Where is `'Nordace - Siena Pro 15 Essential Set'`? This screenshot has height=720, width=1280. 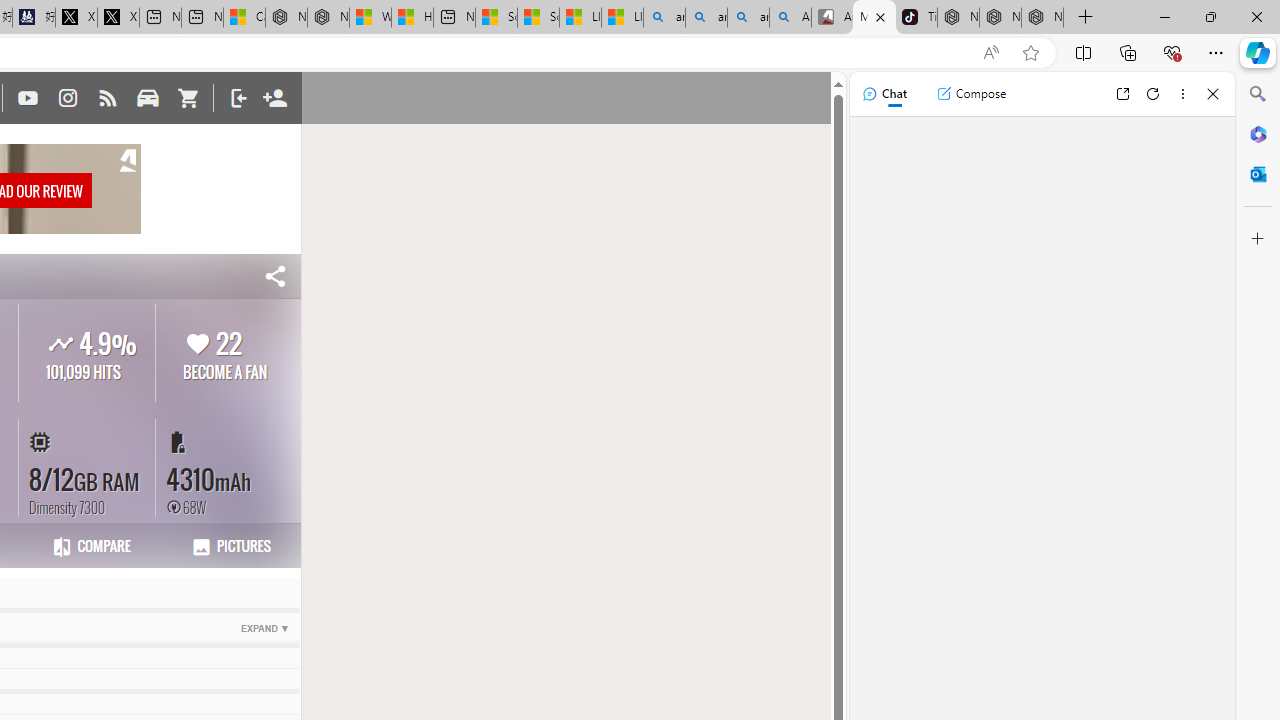 'Nordace - Siena Pro 15 Essential Set' is located at coordinates (1041, 17).